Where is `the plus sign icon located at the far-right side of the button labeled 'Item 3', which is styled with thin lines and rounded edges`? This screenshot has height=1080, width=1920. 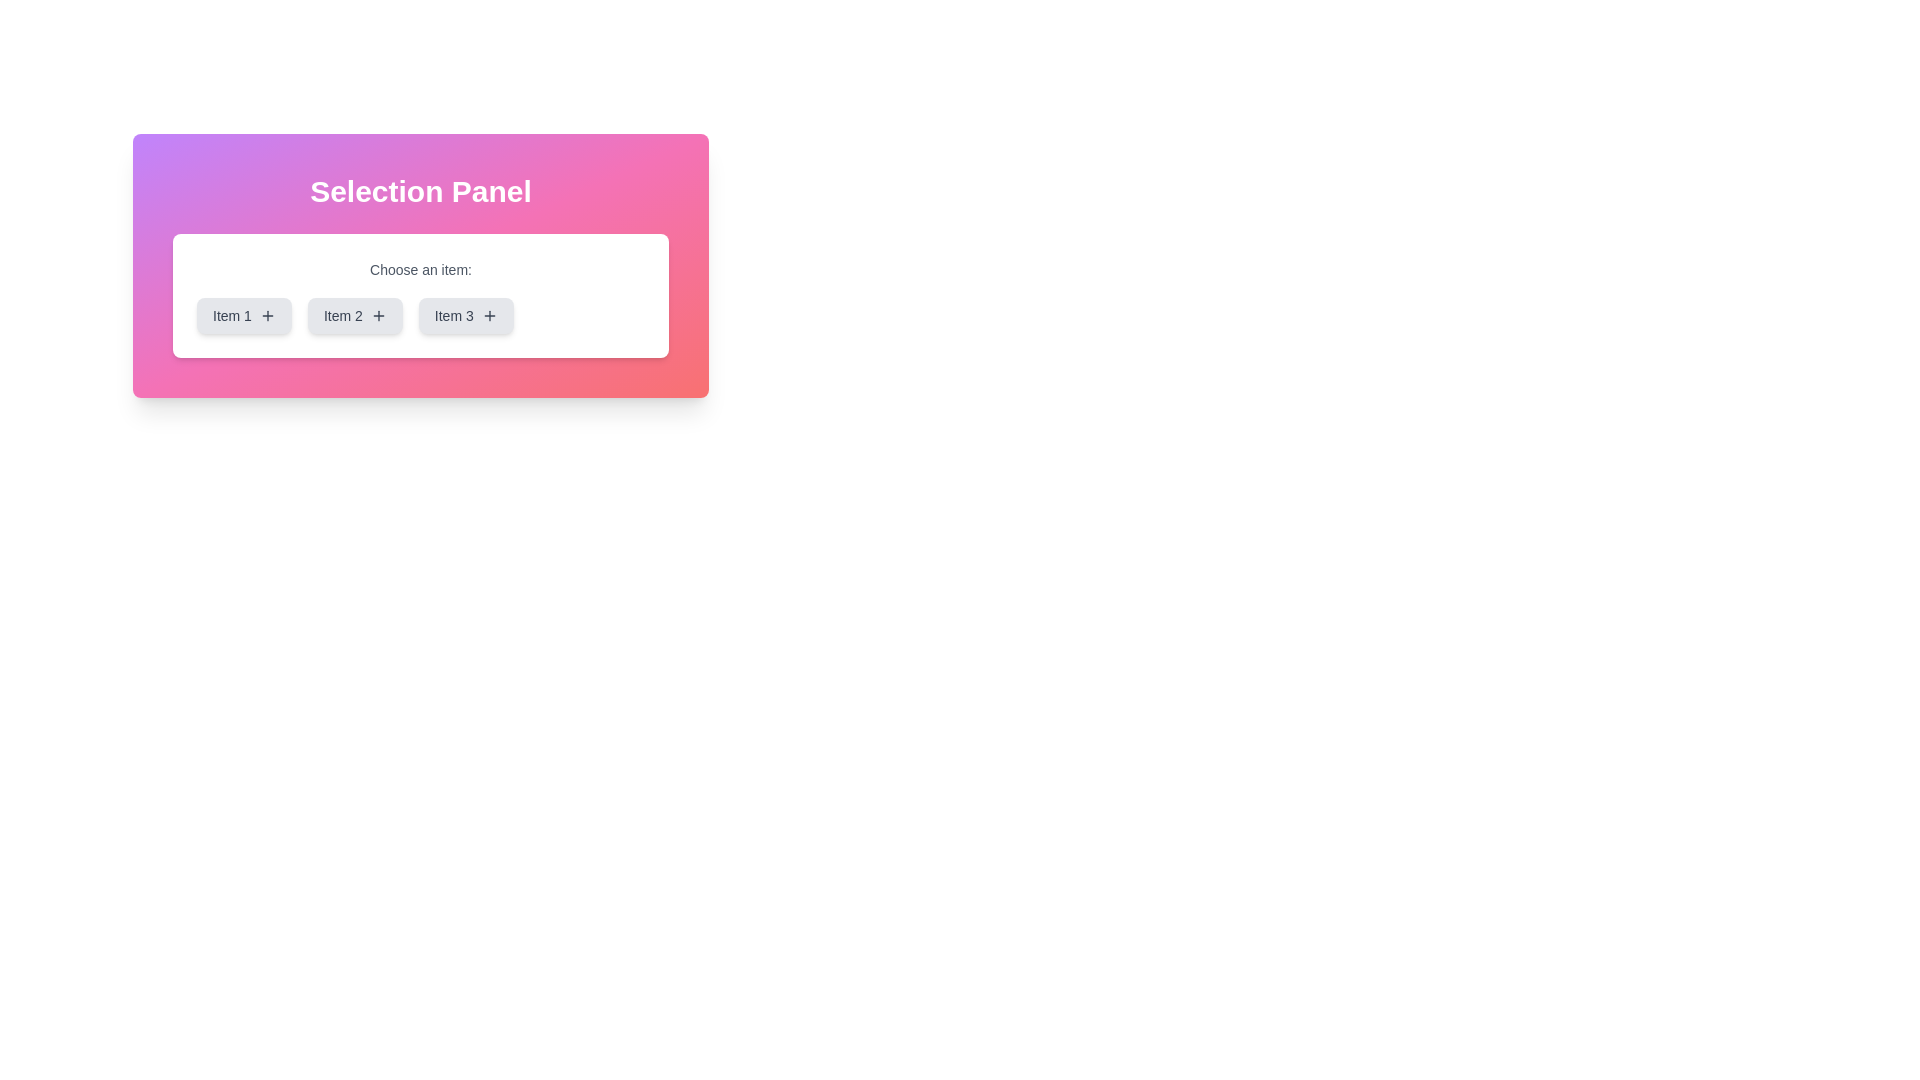
the plus sign icon located at the far-right side of the button labeled 'Item 3', which is styled with thin lines and rounded edges is located at coordinates (489, 315).